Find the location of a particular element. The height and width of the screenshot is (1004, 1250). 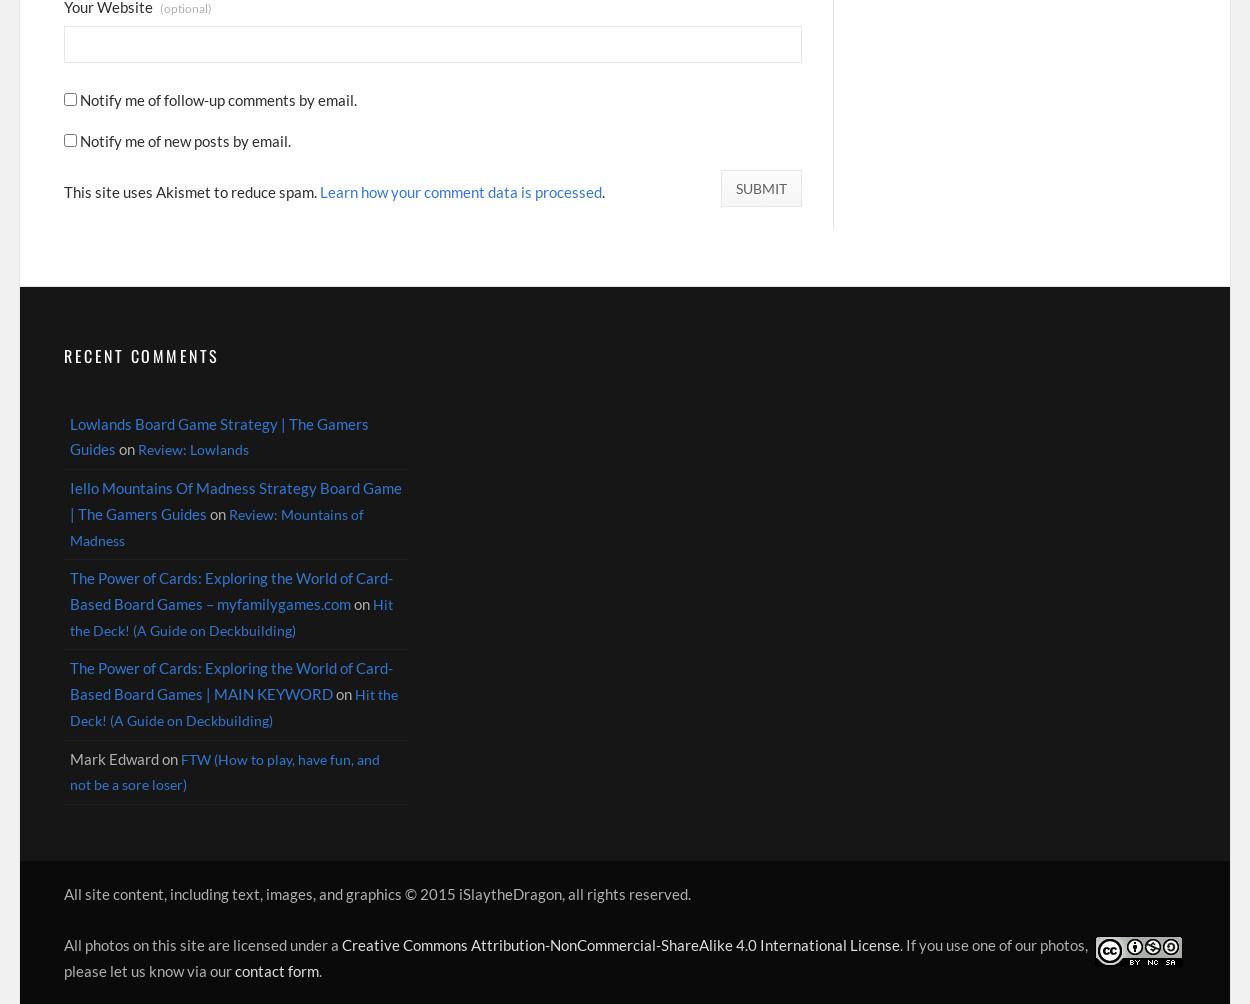

'Review: Lowlands' is located at coordinates (192, 448).